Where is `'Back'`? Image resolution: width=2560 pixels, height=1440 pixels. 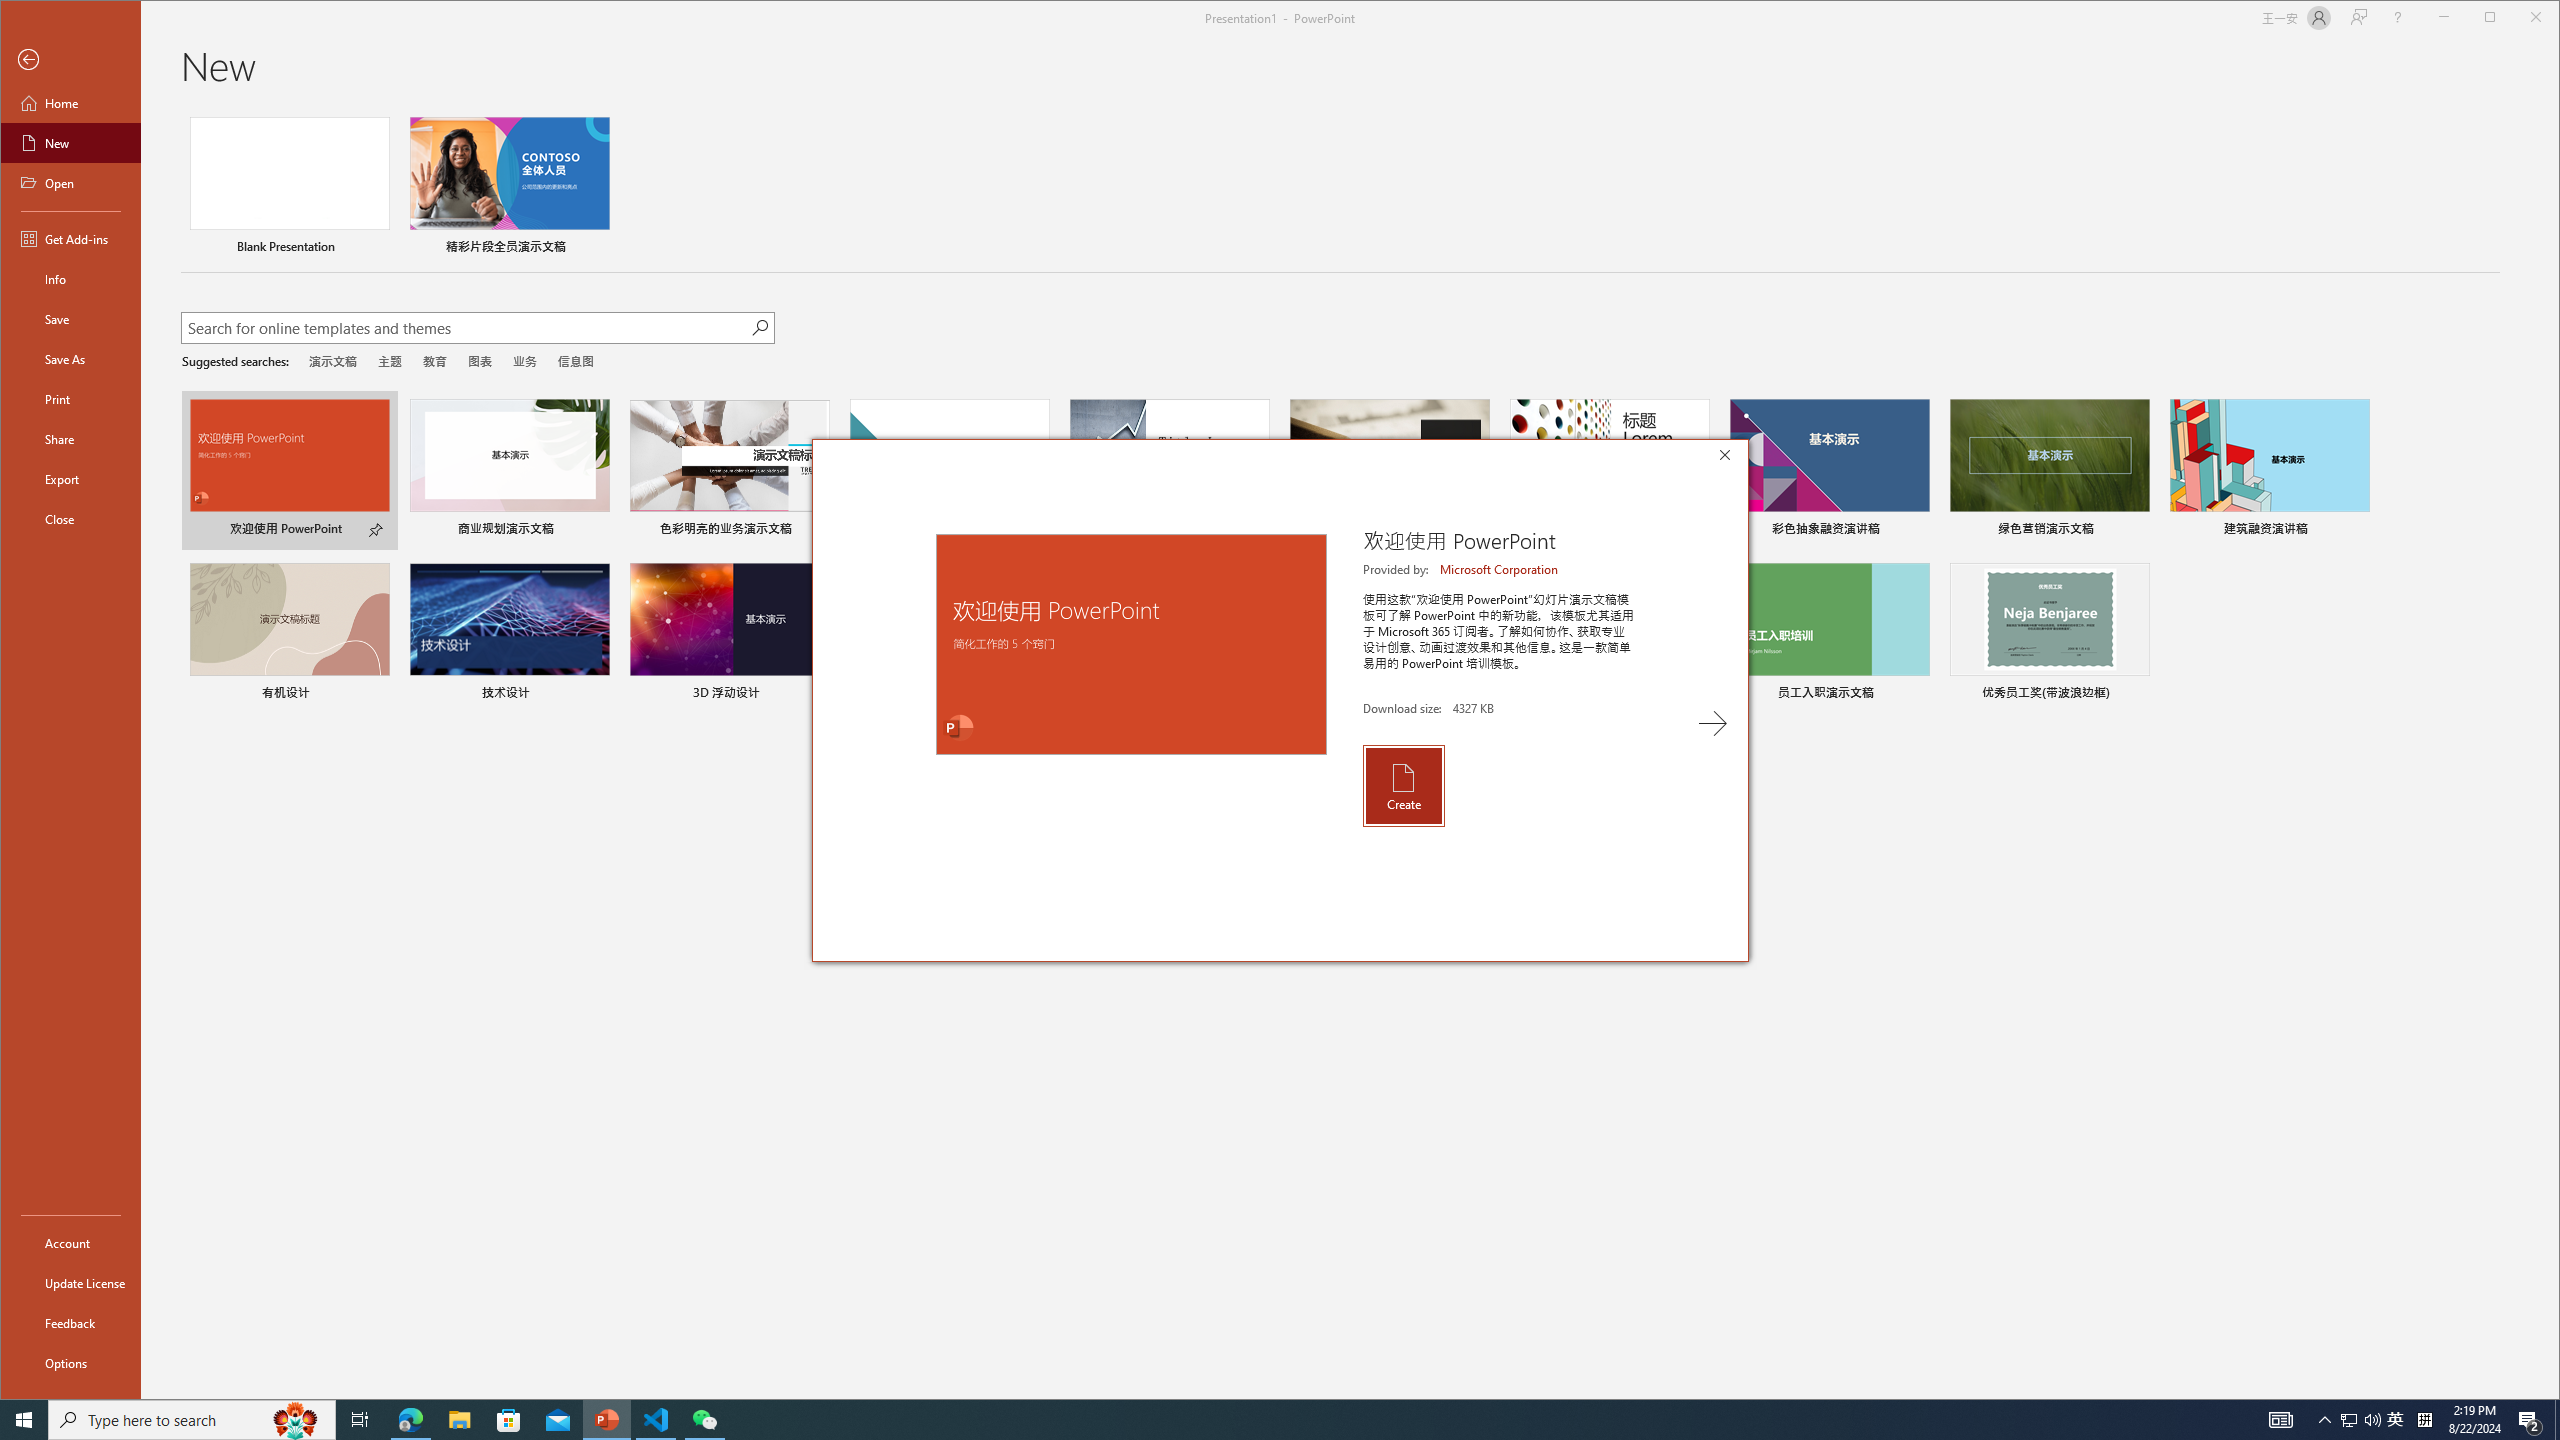
'Back' is located at coordinates (69, 60).